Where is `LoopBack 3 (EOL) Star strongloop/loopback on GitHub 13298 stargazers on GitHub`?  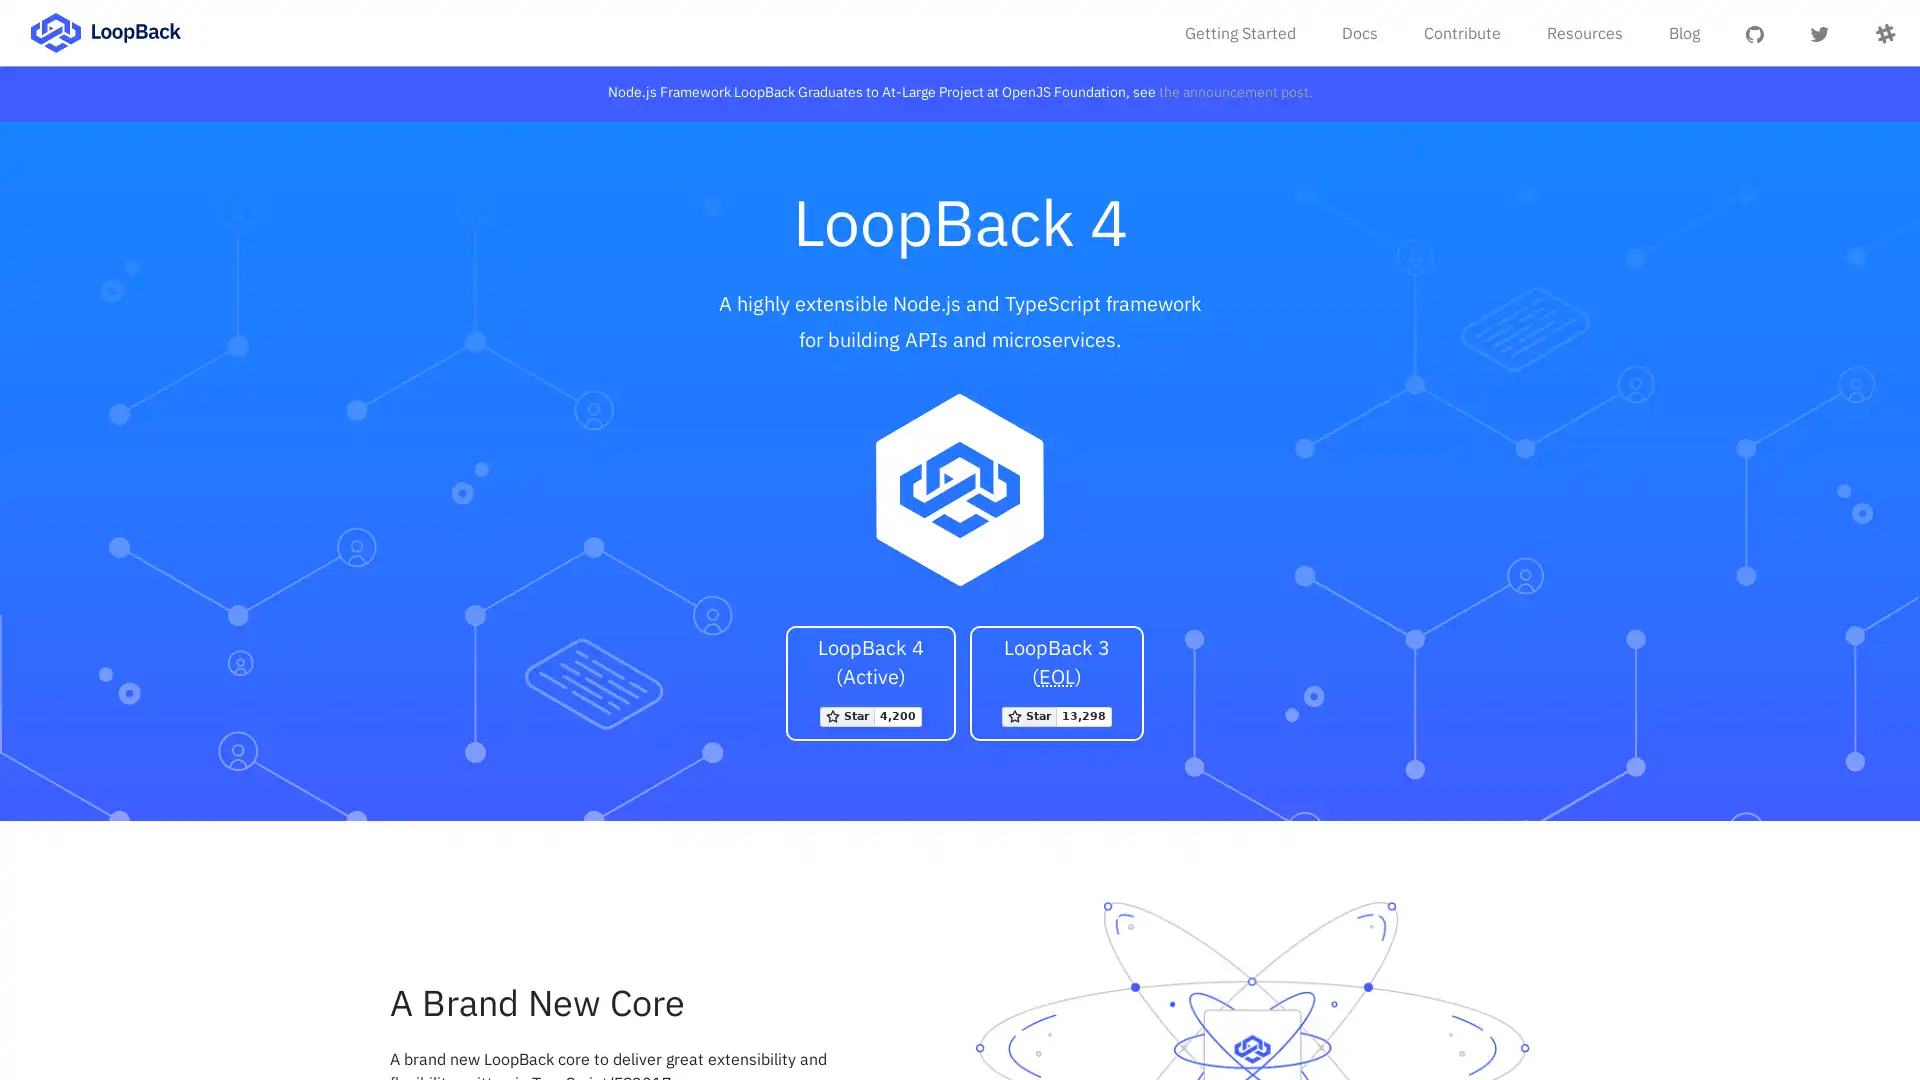
LoopBack 3 (EOL) Star strongloop/loopback on GitHub 13298 stargazers on GitHub is located at coordinates (1055, 681).